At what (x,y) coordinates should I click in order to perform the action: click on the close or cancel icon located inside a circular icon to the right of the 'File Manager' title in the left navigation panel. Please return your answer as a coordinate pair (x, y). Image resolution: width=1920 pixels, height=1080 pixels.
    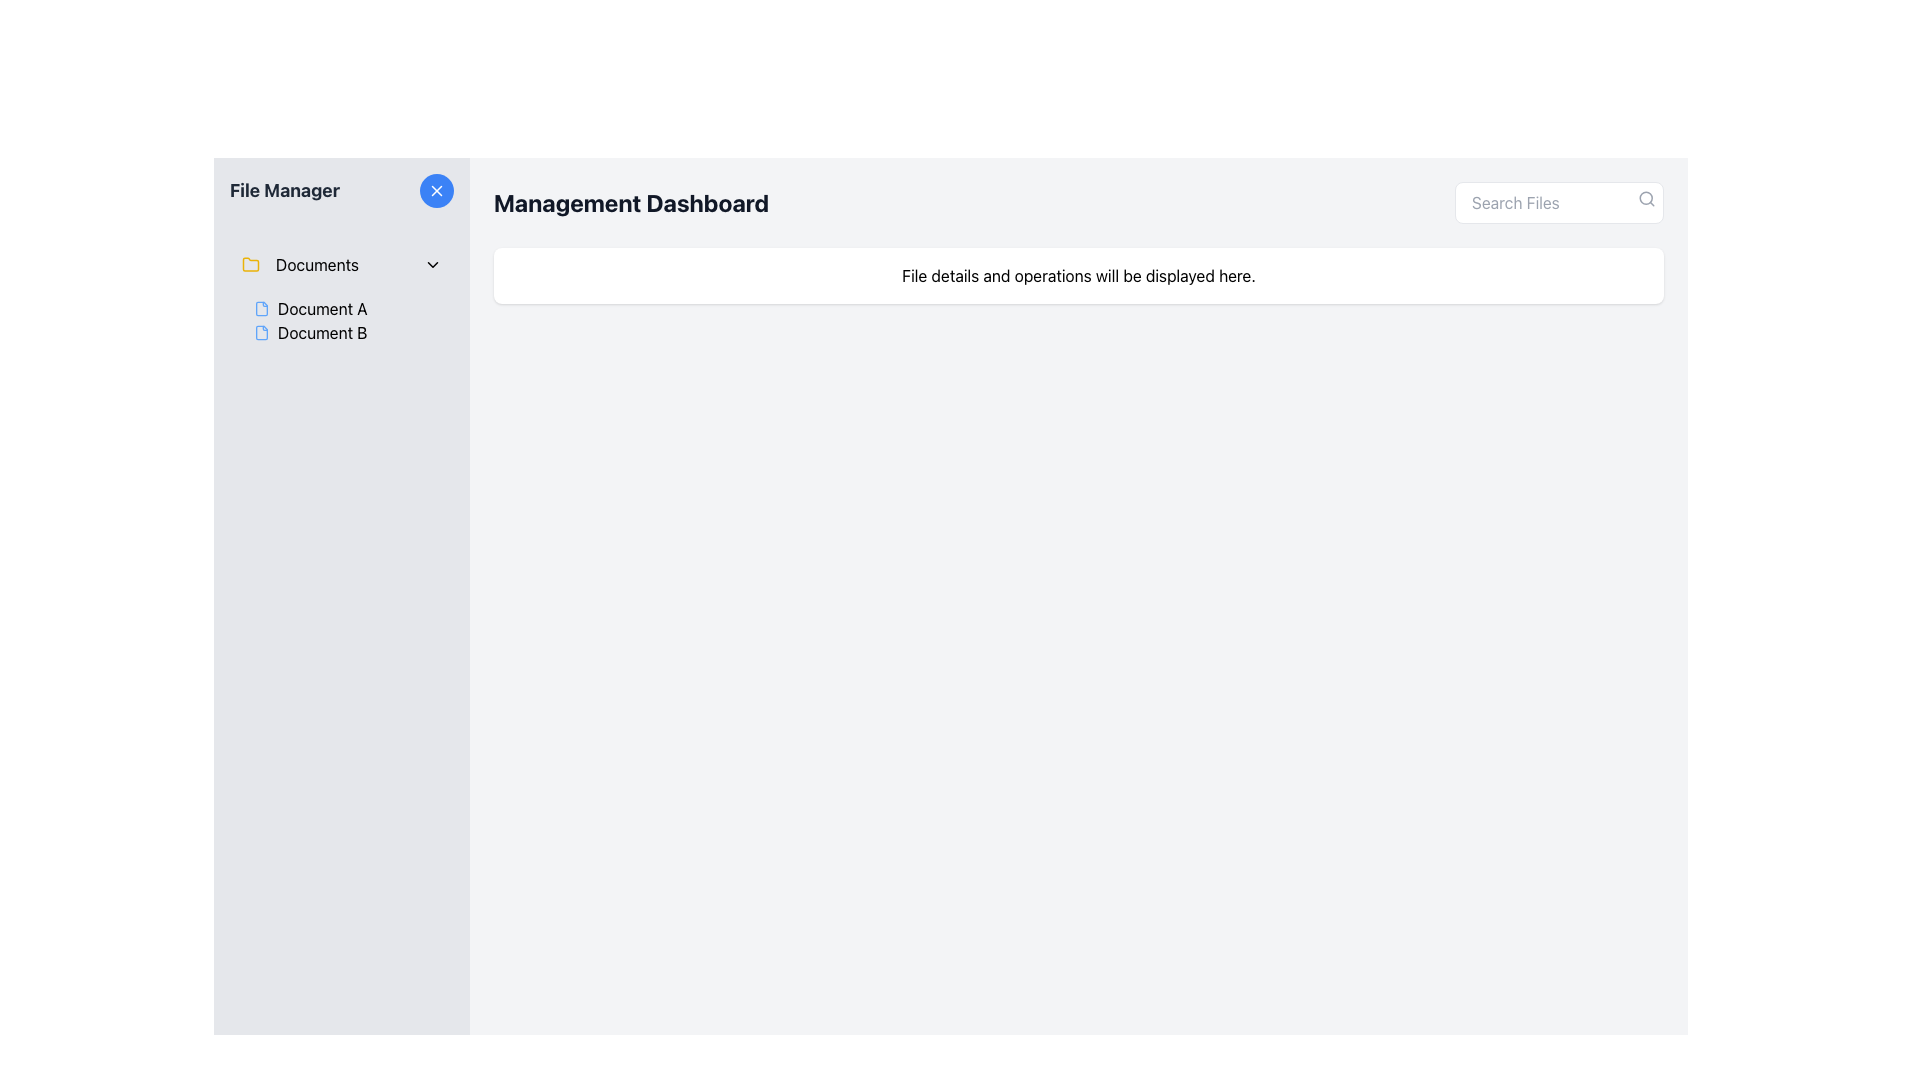
    Looking at the image, I should click on (435, 191).